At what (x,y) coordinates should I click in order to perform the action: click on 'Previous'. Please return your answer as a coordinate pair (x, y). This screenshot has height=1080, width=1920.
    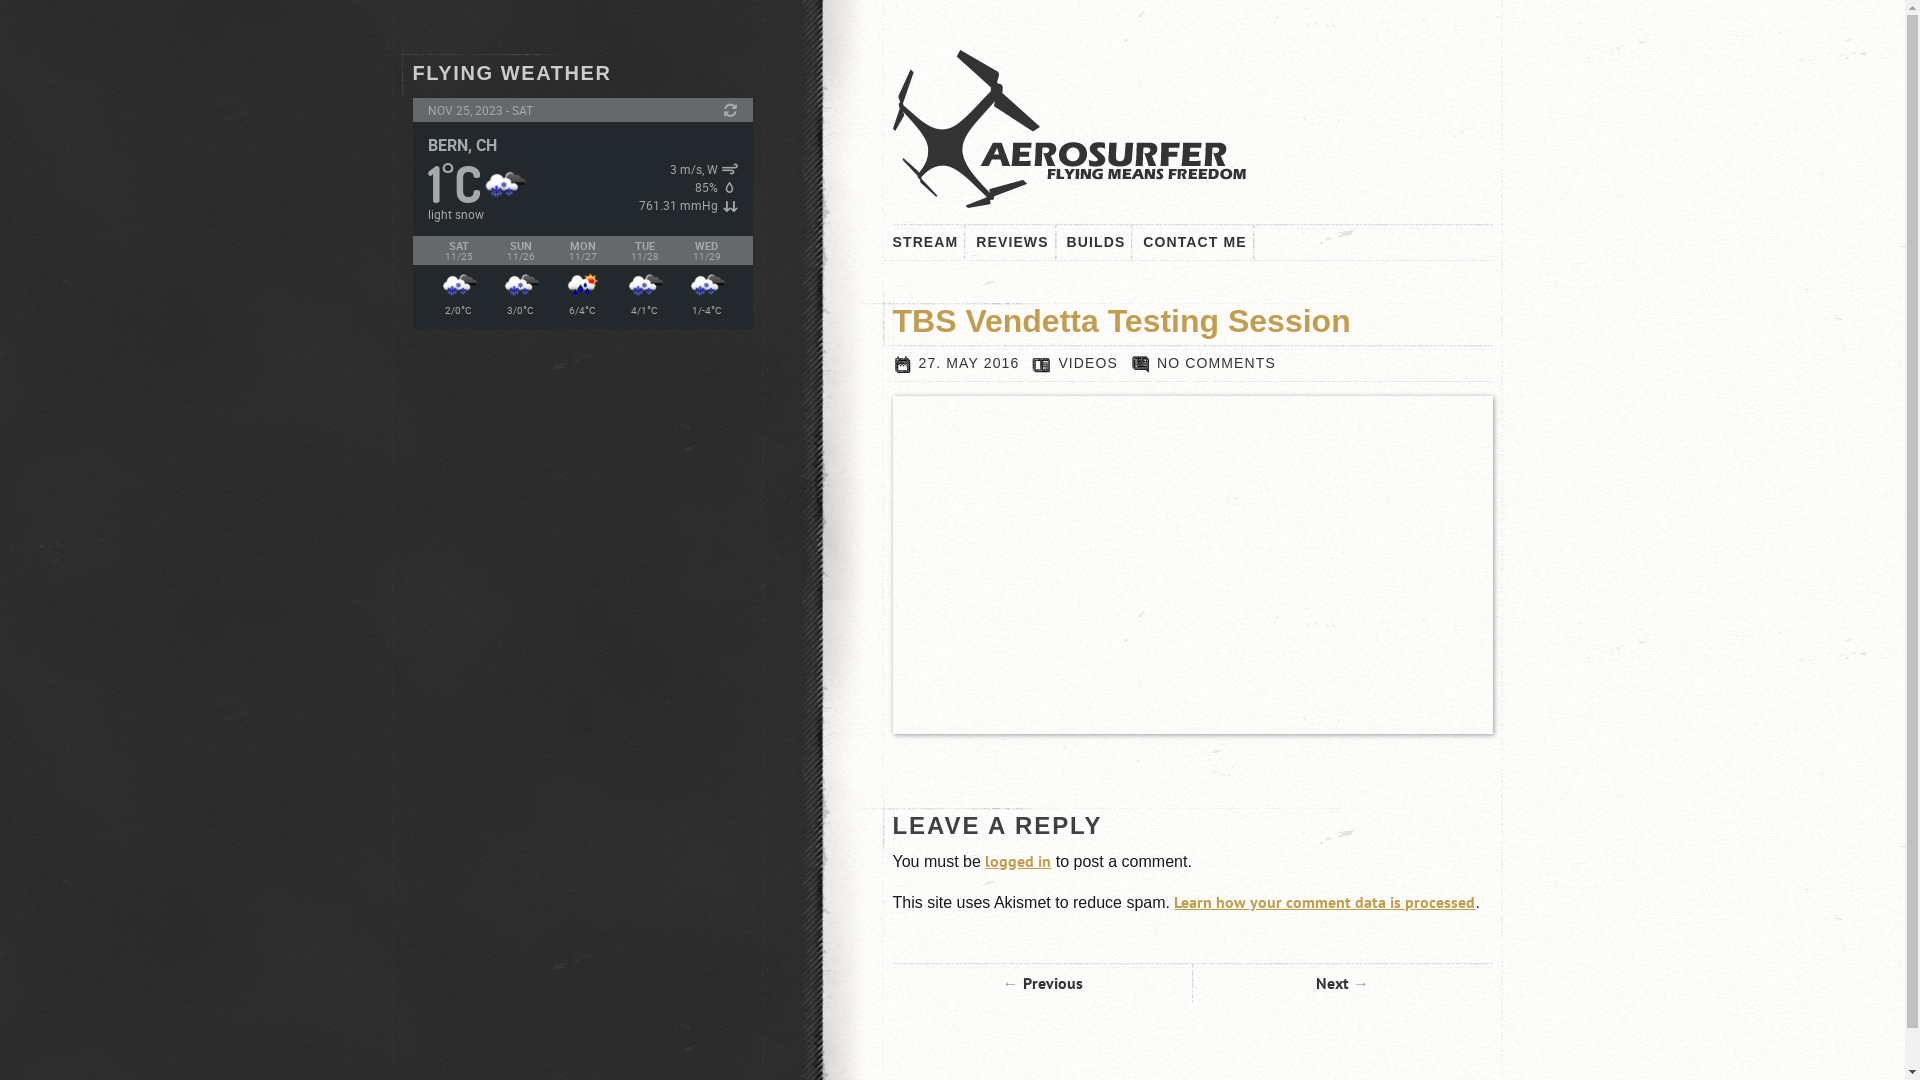
    Looking at the image, I should click on (1040, 982).